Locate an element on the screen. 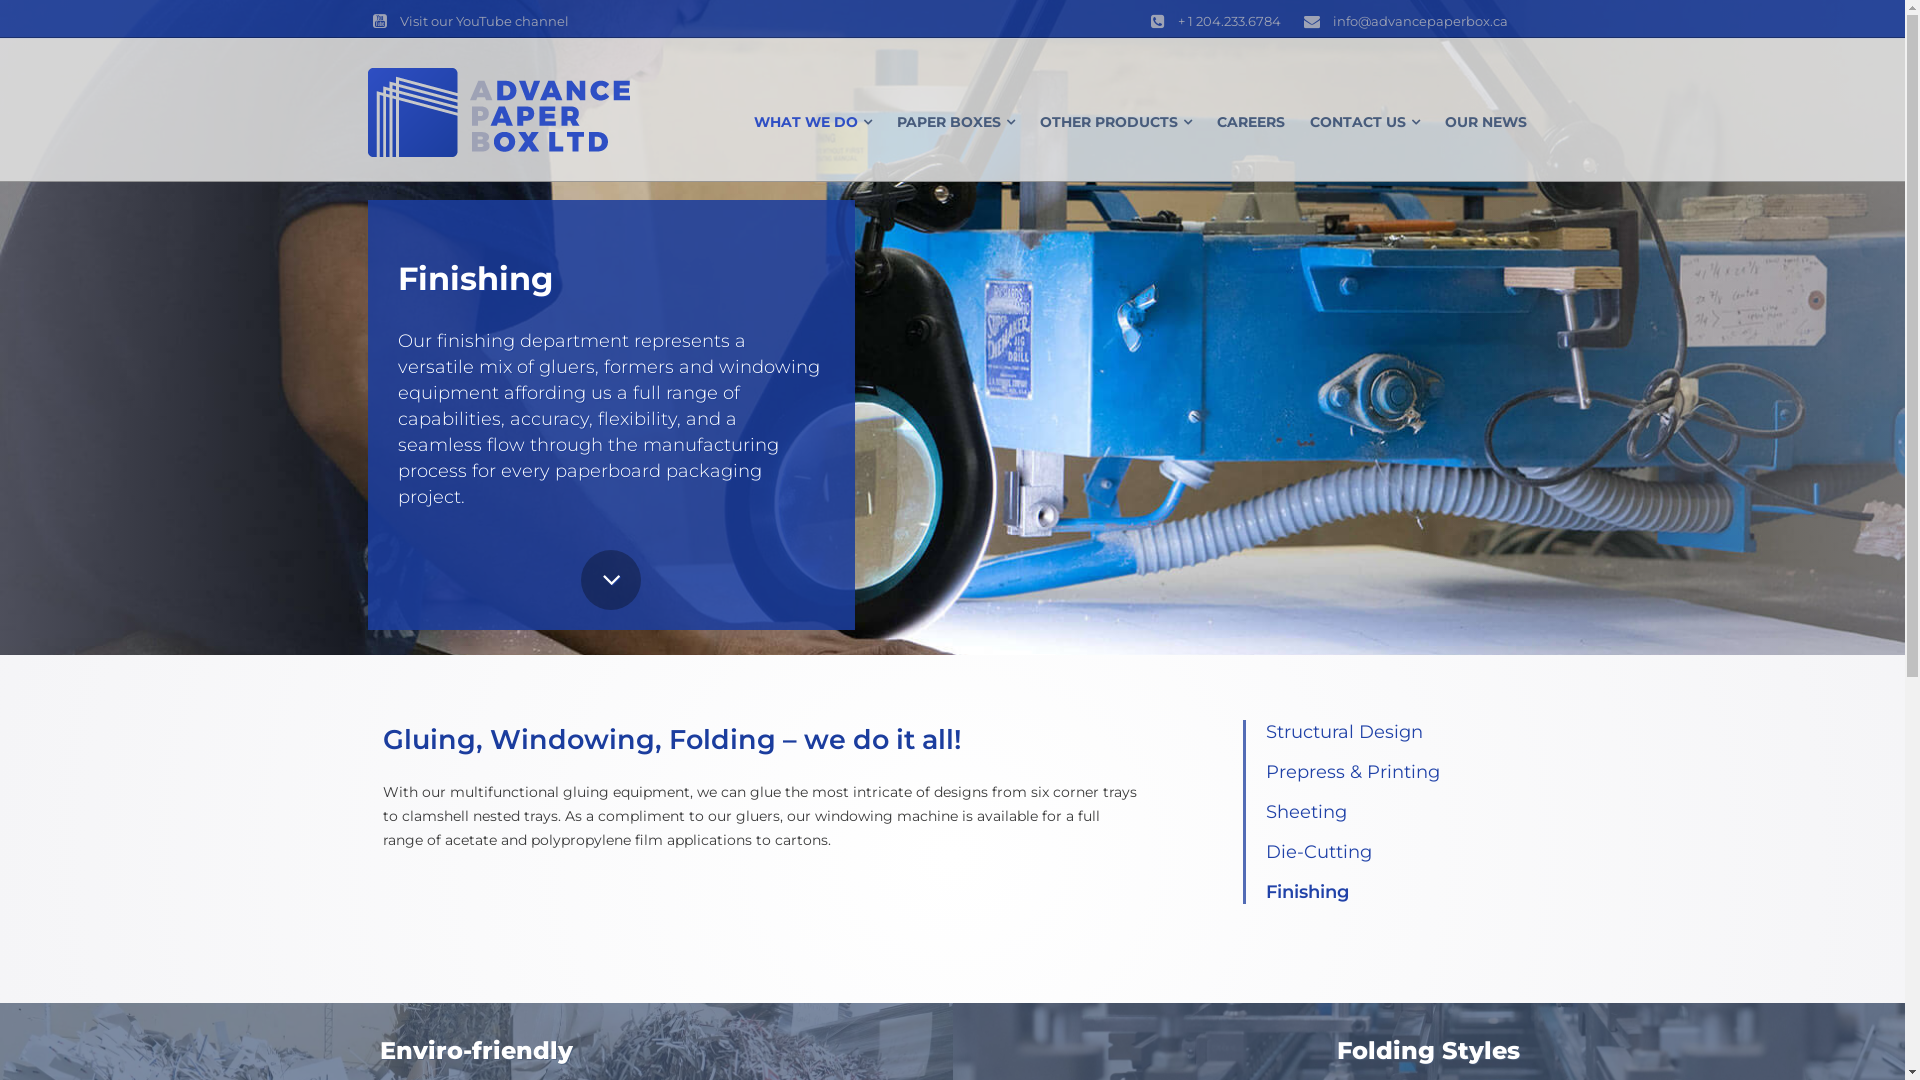  'Visit our YouTube channel' is located at coordinates (467, 19).